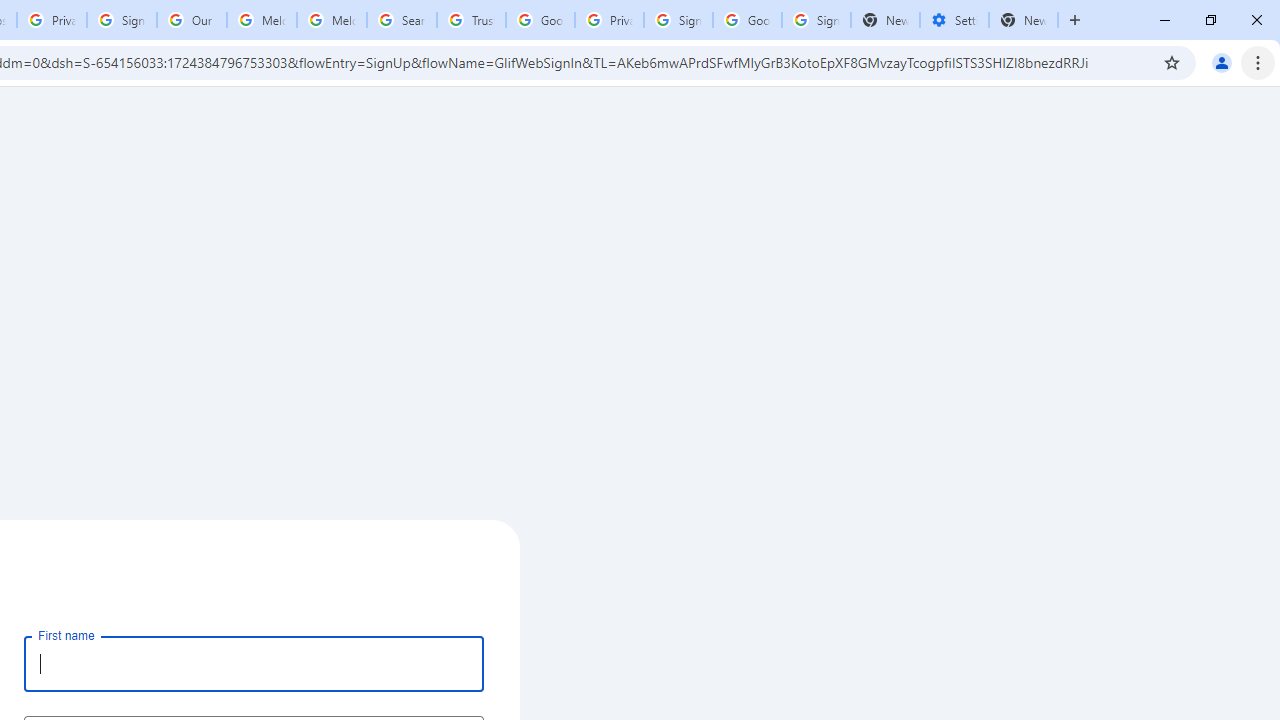  What do you see at coordinates (953, 20) in the screenshot?
I see `'Settings - Addresses and more'` at bounding box center [953, 20].